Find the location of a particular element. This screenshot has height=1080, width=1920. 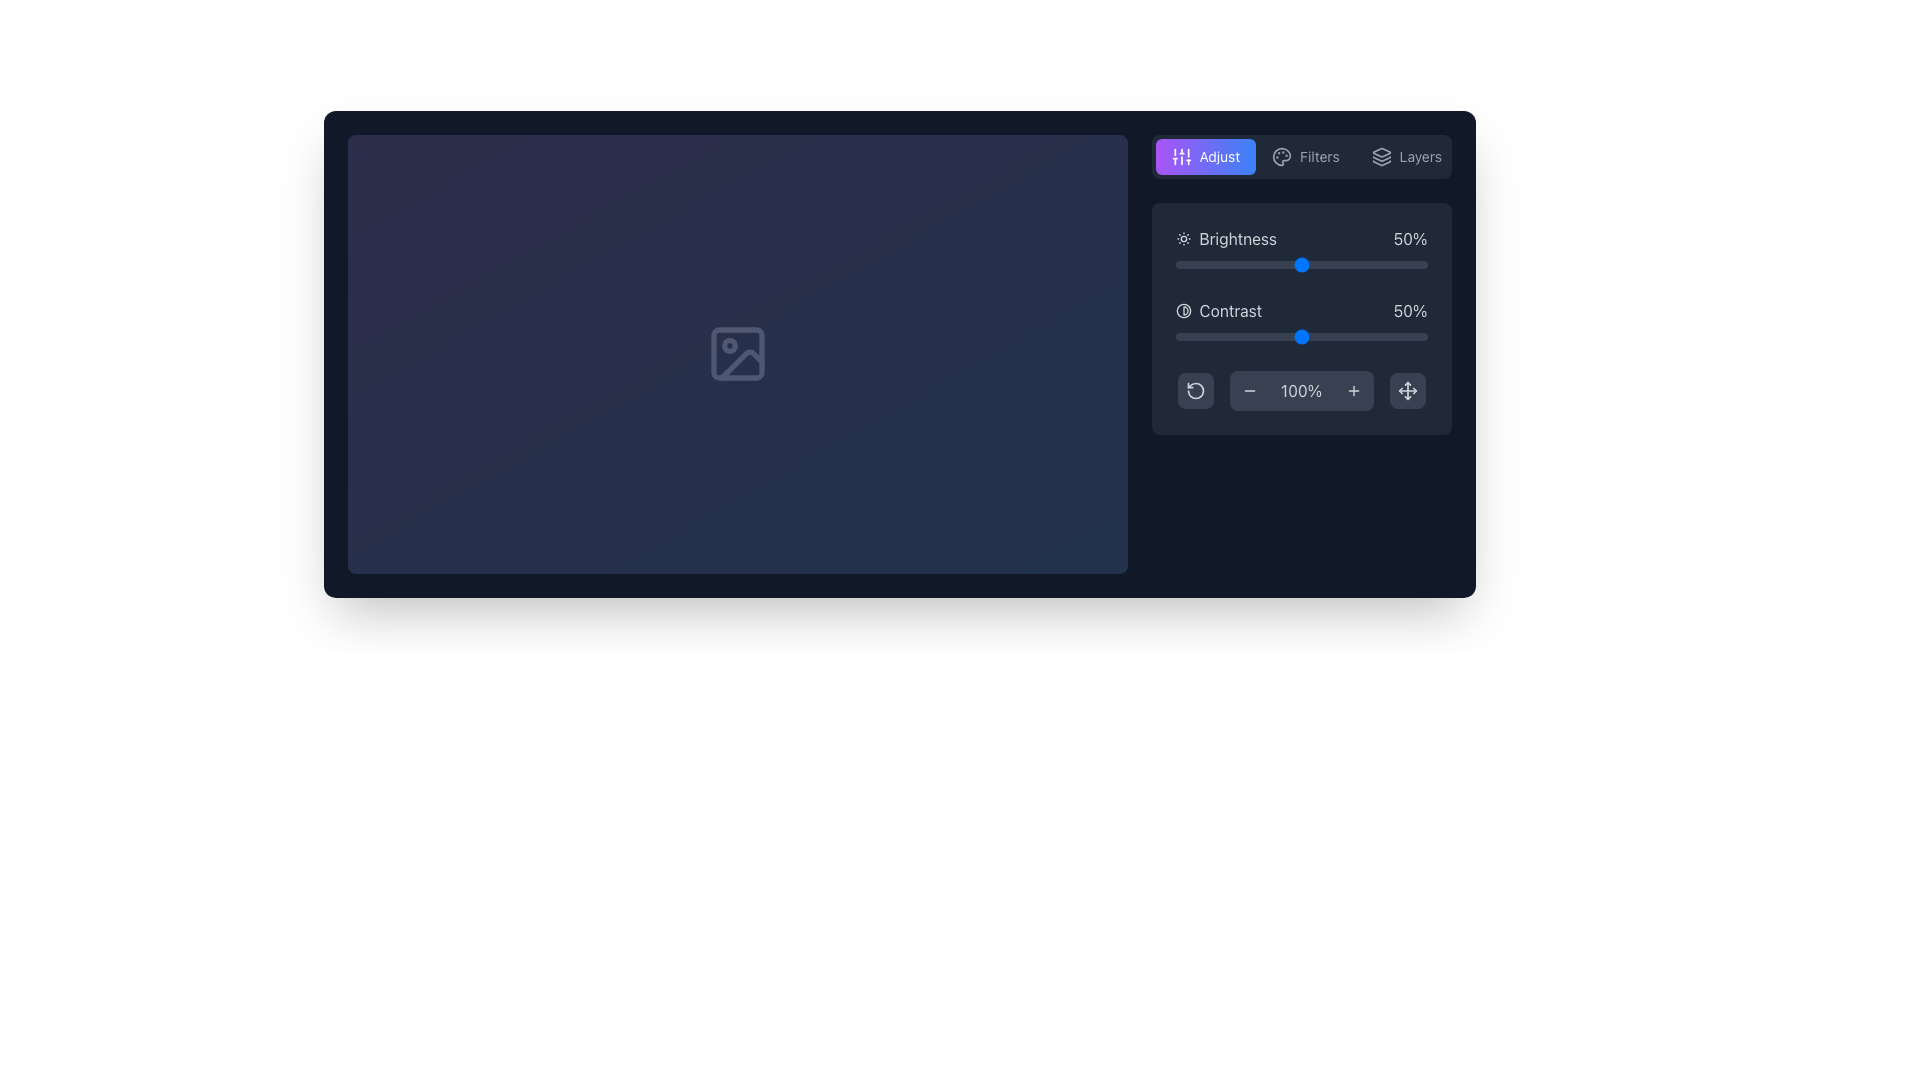

the slider value is located at coordinates (1293, 264).